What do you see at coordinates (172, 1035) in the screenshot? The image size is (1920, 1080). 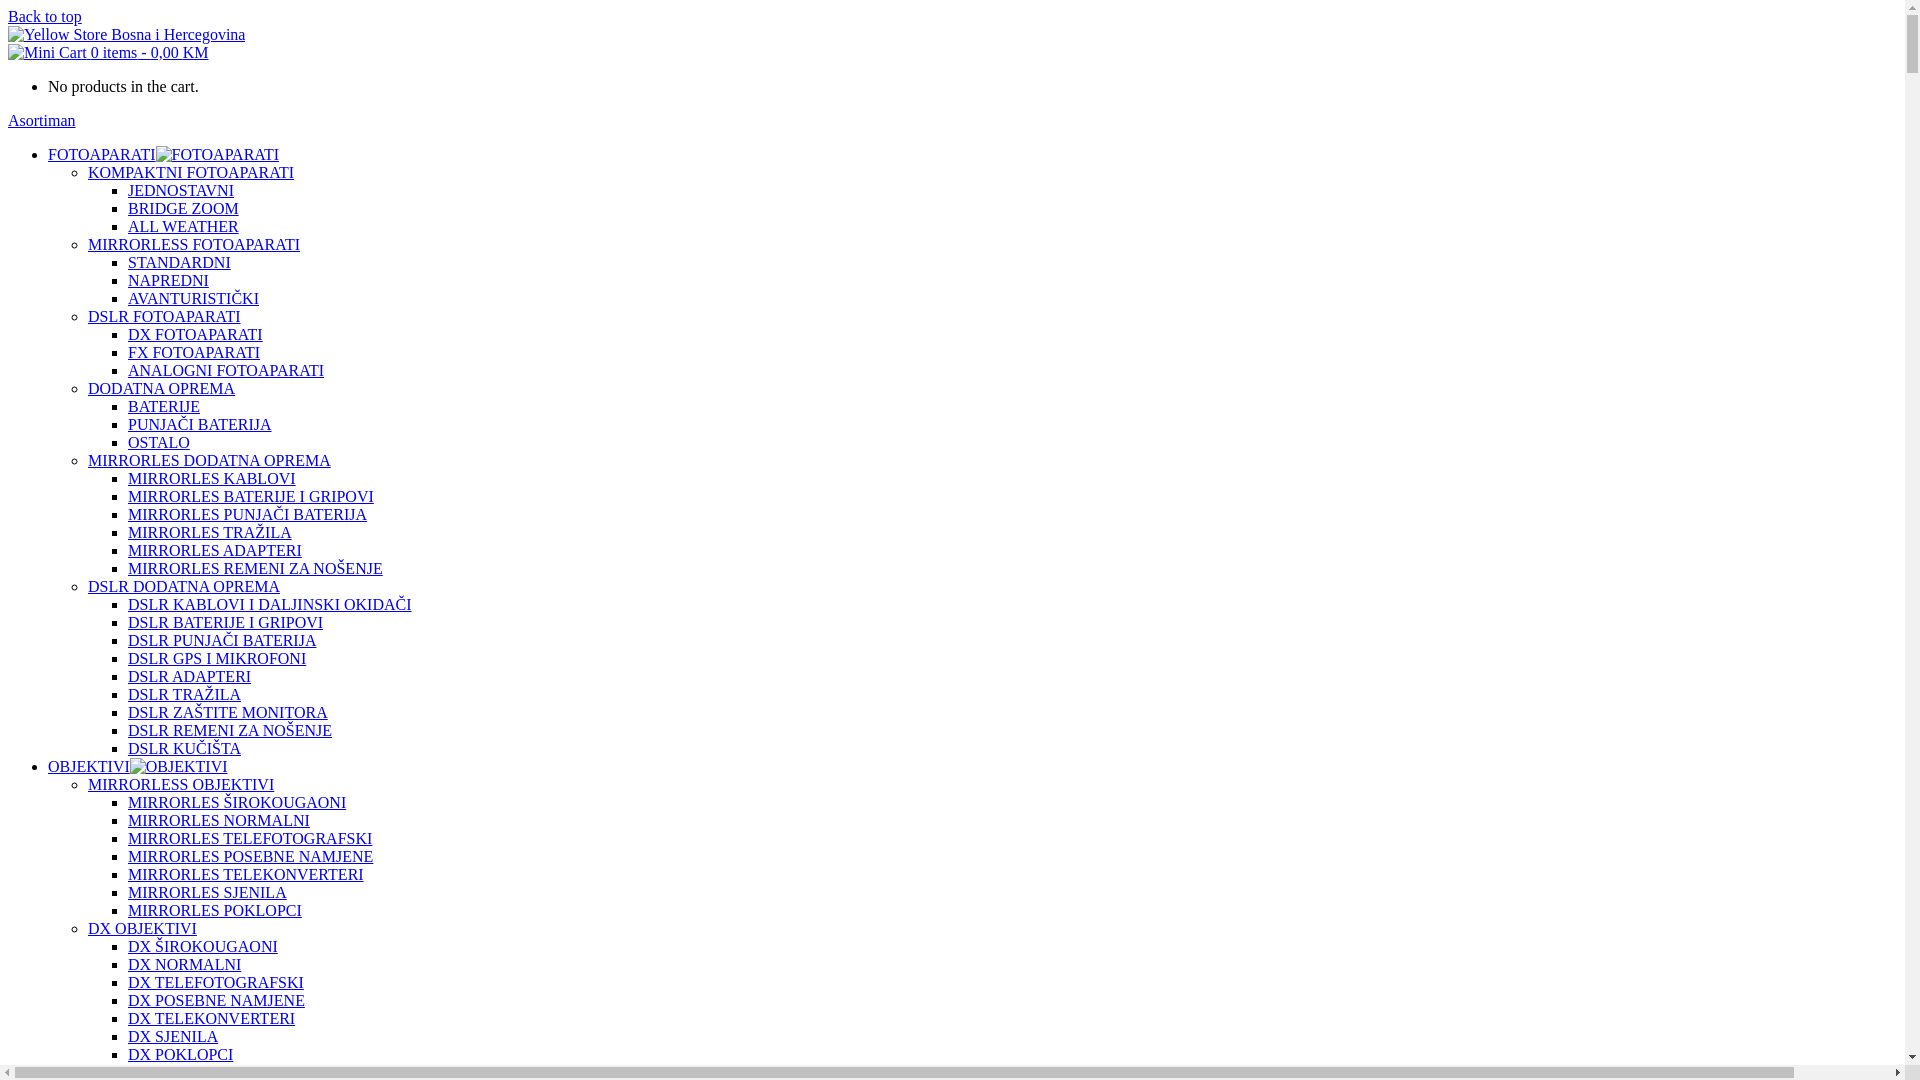 I see `'DX SJENILA'` at bounding box center [172, 1035].